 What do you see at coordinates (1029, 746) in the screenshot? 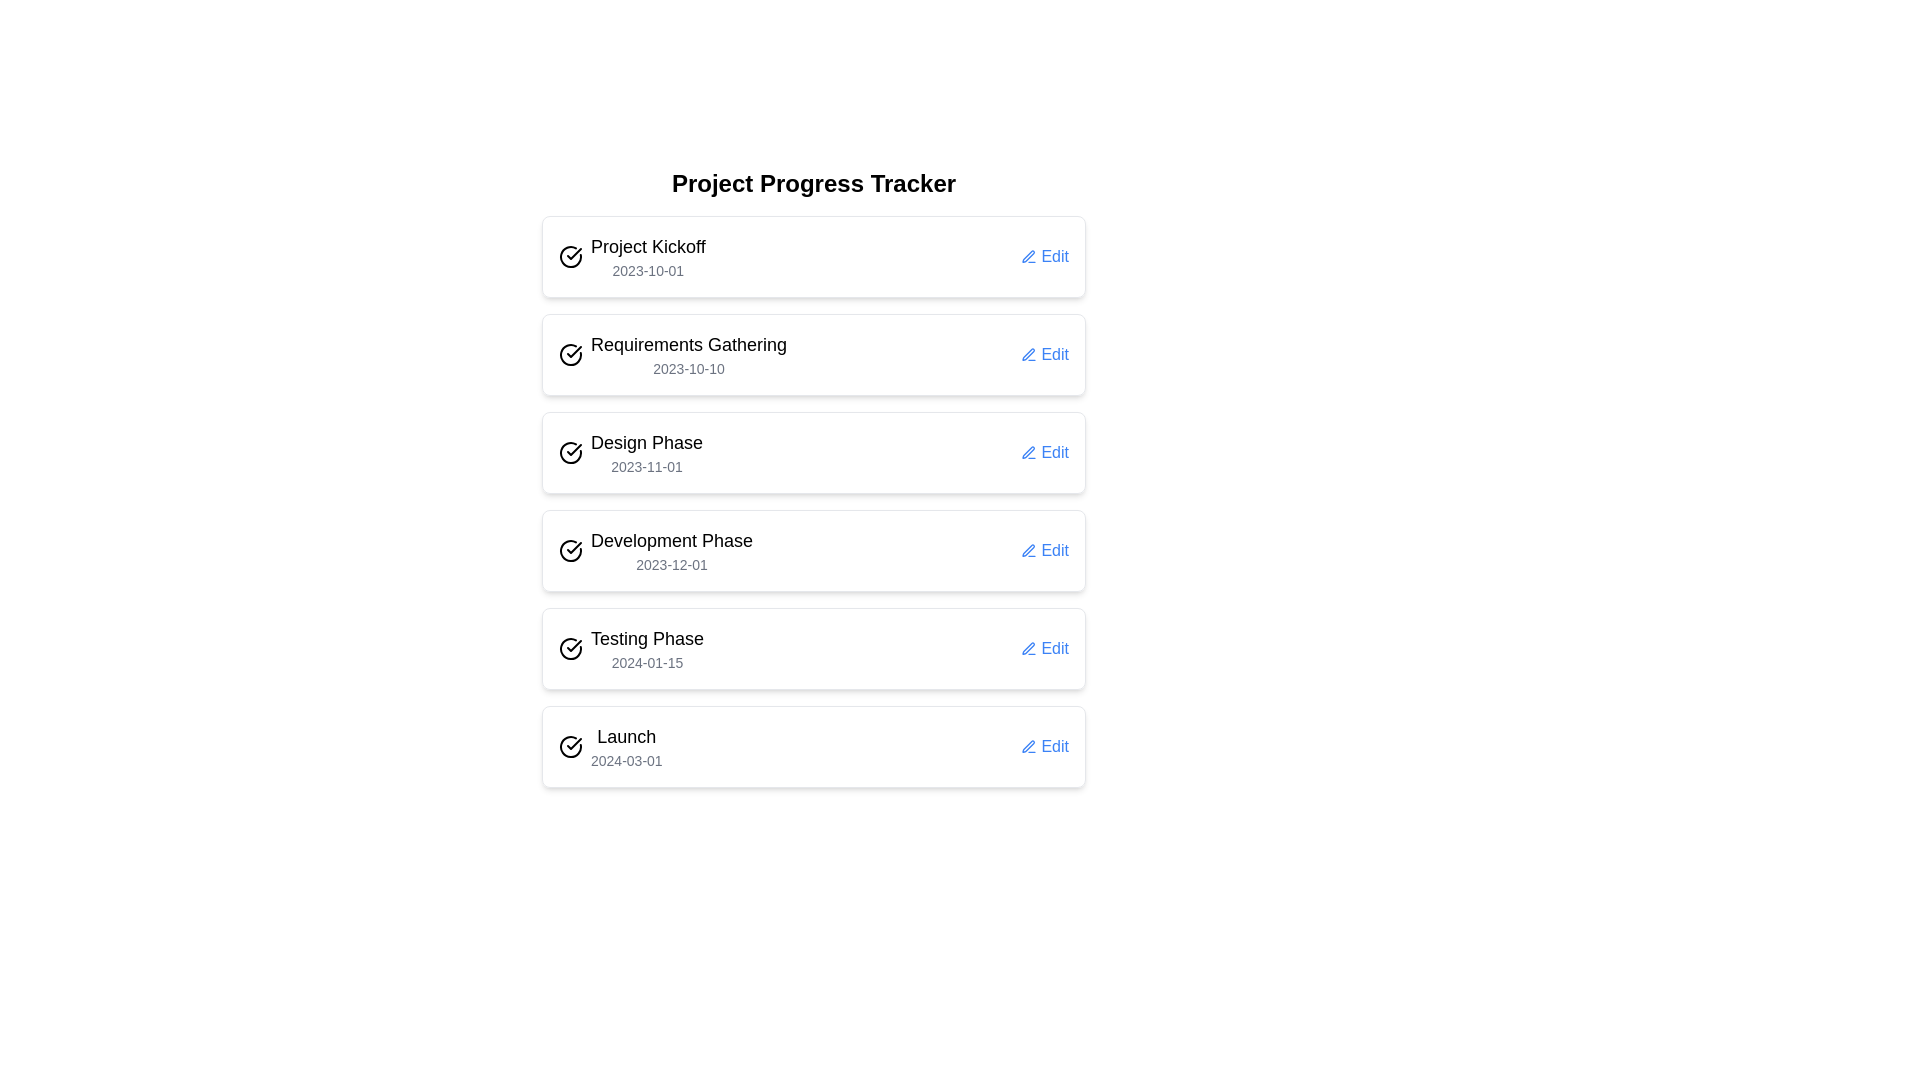
I see `the edit icon (pen symbol in SVG format) located in the fifth row next to the item labeled 'Launch'` at bounding box center [1029, 746].